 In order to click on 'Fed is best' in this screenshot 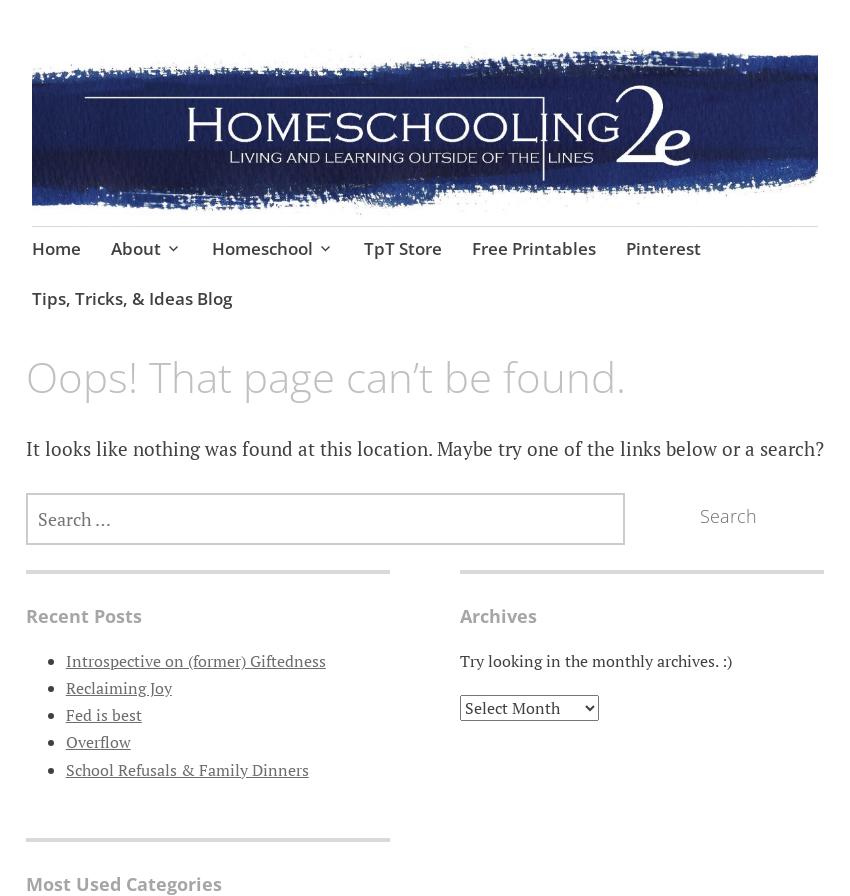, I will do `click(65, 715)`.